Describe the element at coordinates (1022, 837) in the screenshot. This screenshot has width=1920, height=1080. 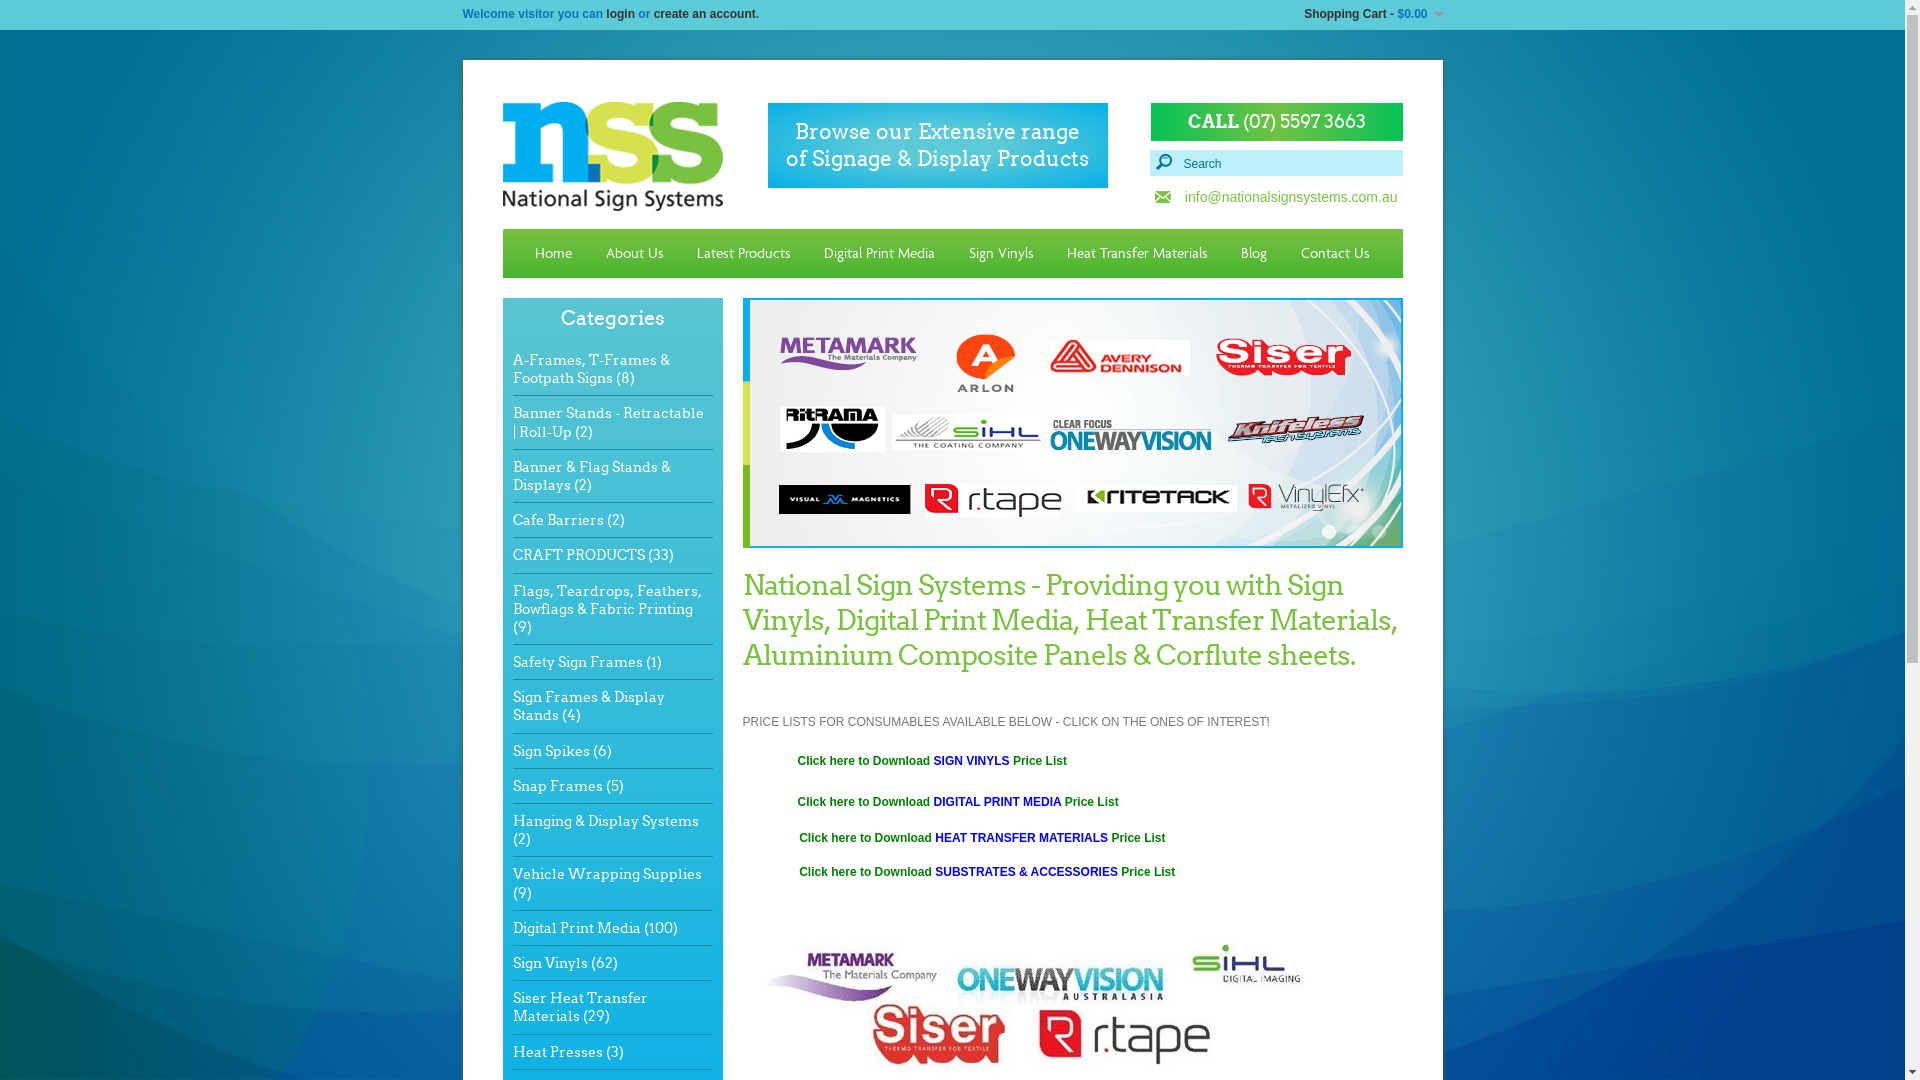
I see `'HEAT TRANSFER MATERIALS'` at that location.